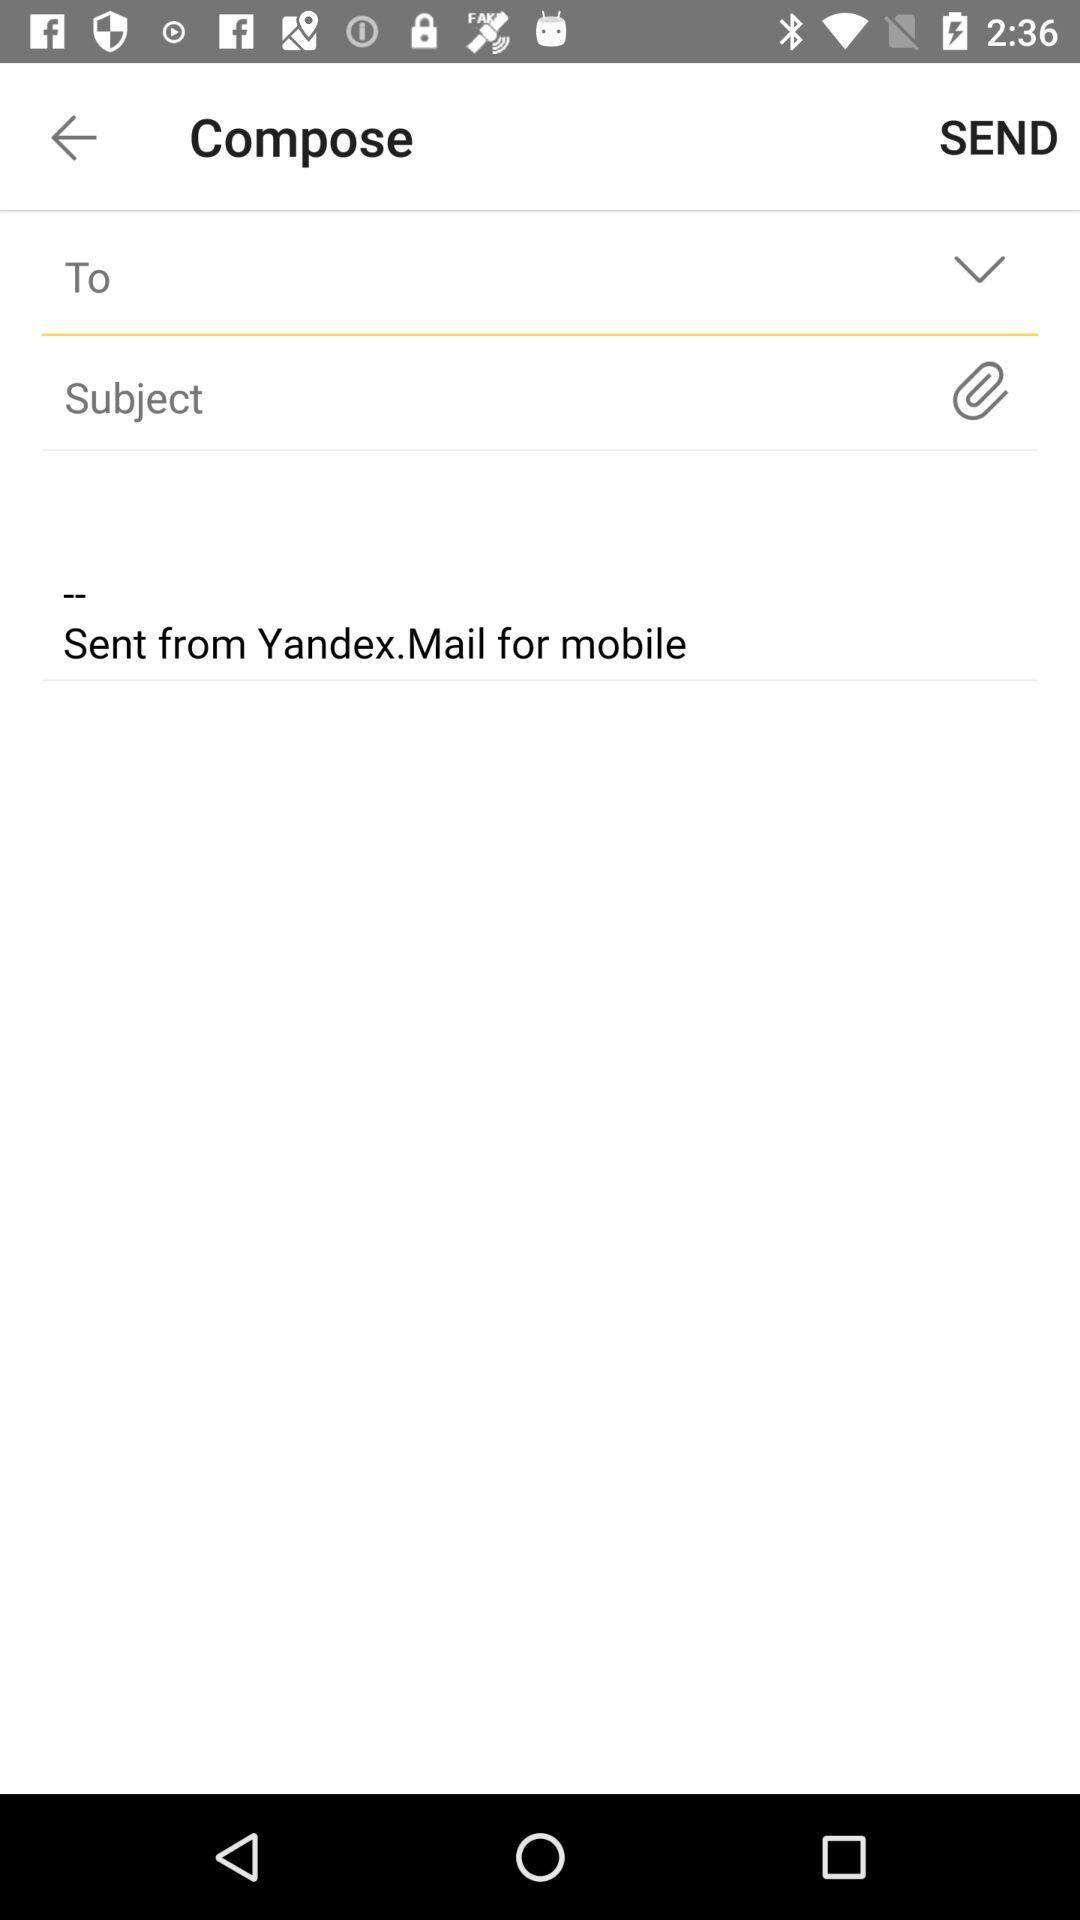 This screenshot has width=1080, height=1920. Describe the element at coordinates (978, 275) in the screenshot. I see `drop down for contacts list` at that location.